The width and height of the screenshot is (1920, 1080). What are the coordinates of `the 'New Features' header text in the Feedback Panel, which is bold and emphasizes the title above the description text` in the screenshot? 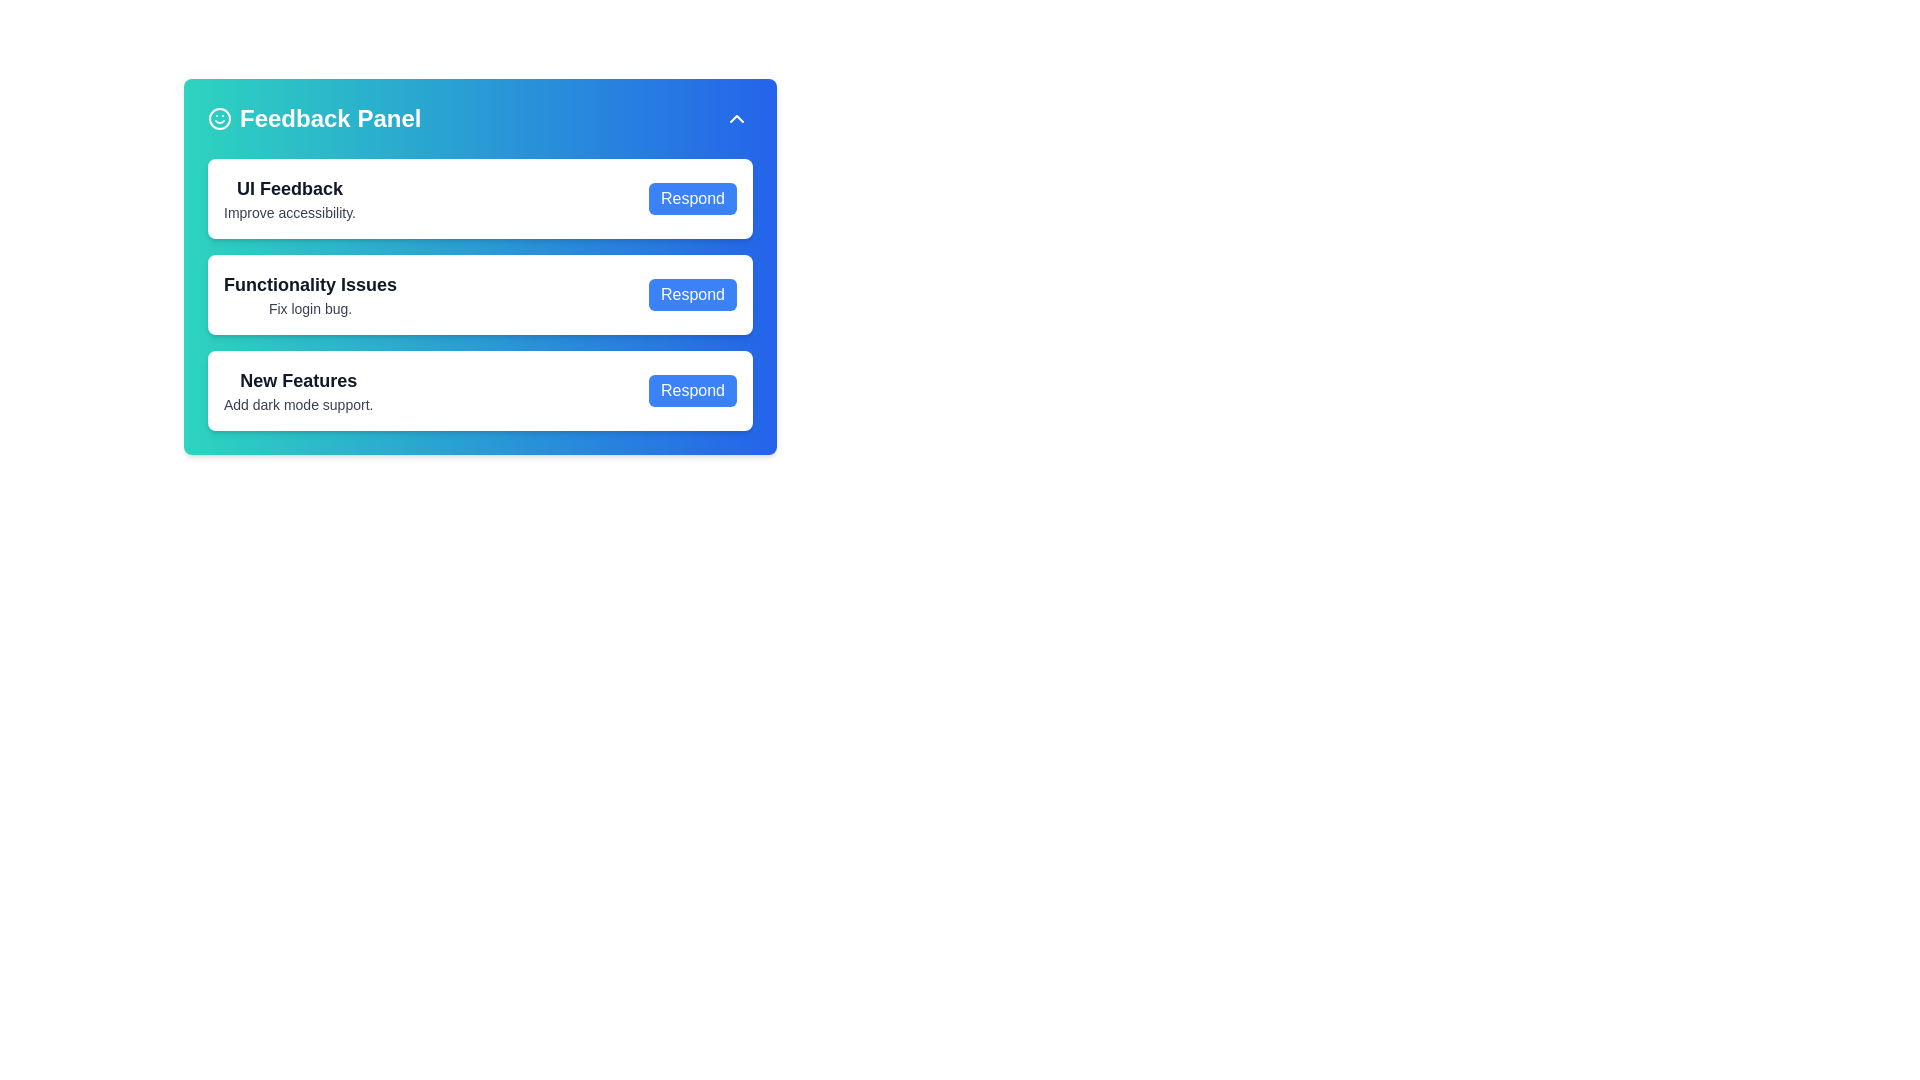 It's located at (297, 381).